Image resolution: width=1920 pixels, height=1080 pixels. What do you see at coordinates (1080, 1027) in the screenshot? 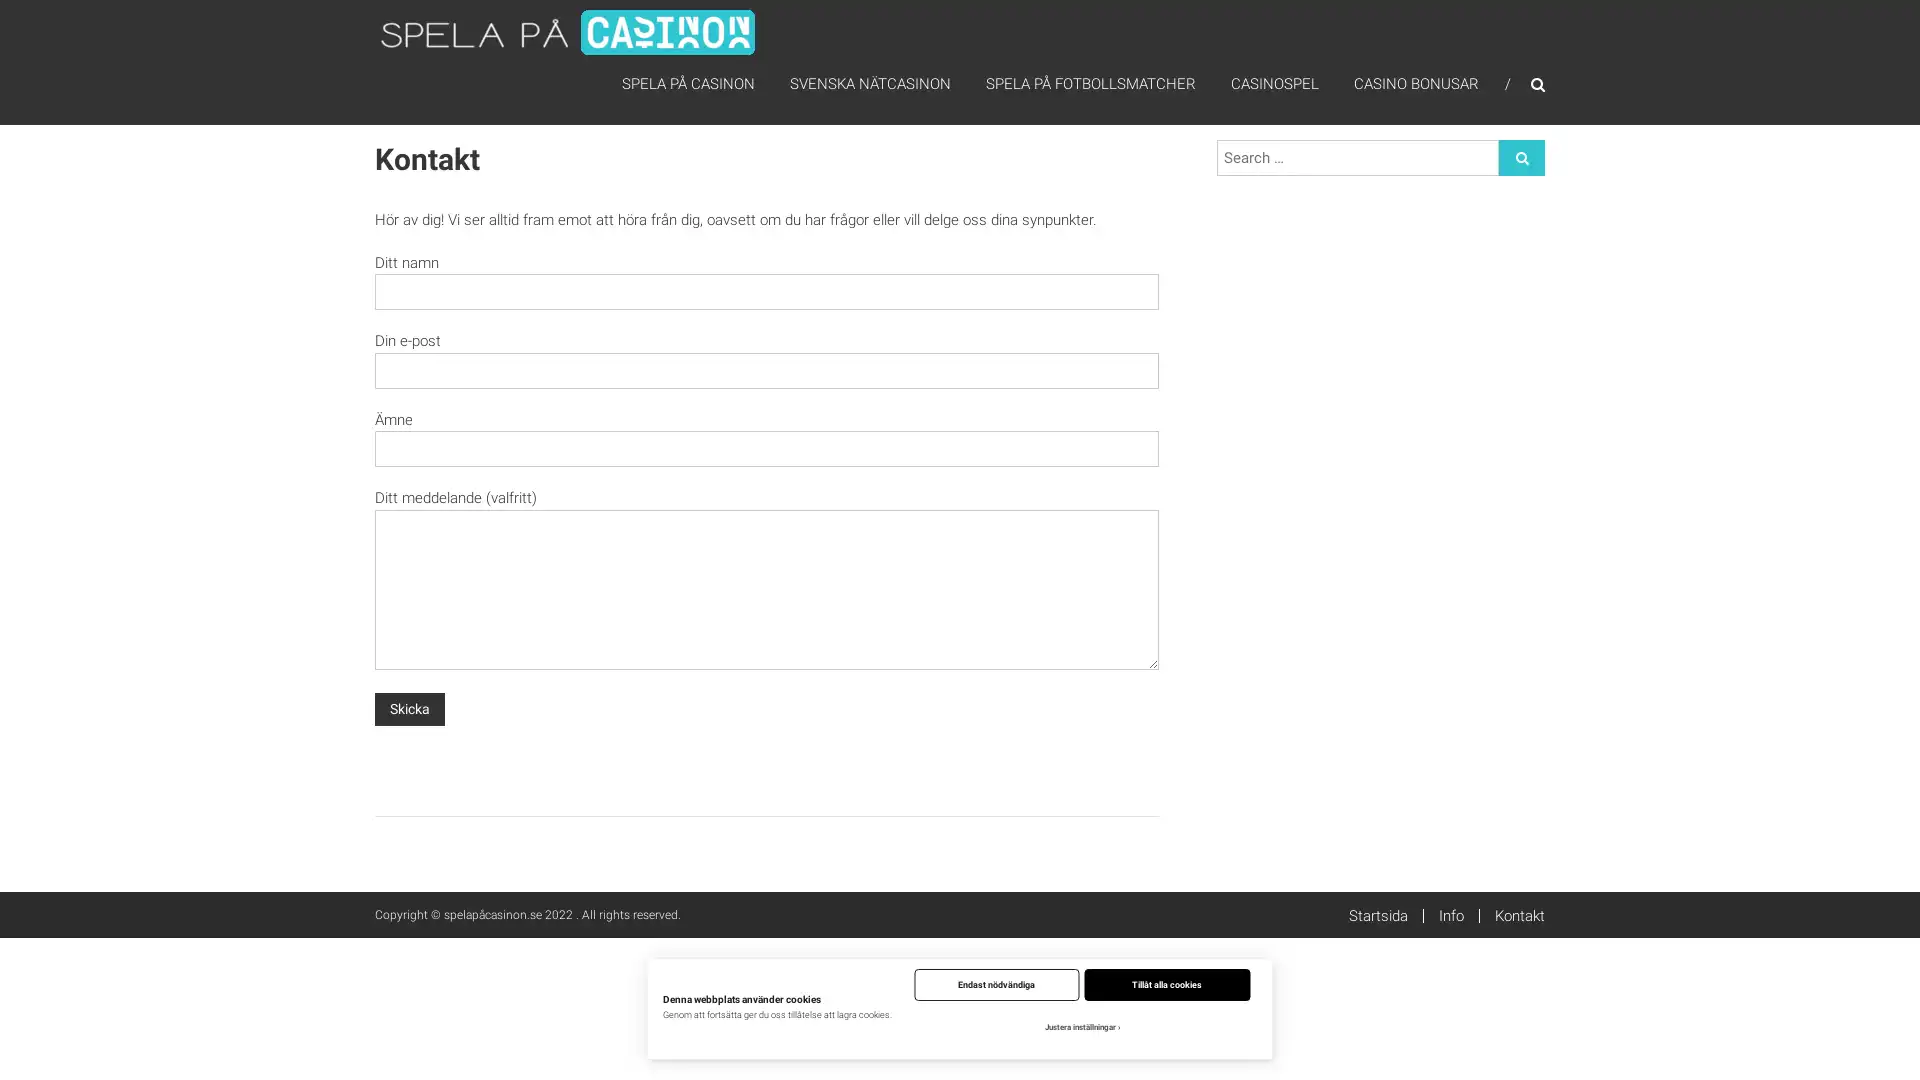
I see `Justera installningar` at bounding box center [1080, 1027].